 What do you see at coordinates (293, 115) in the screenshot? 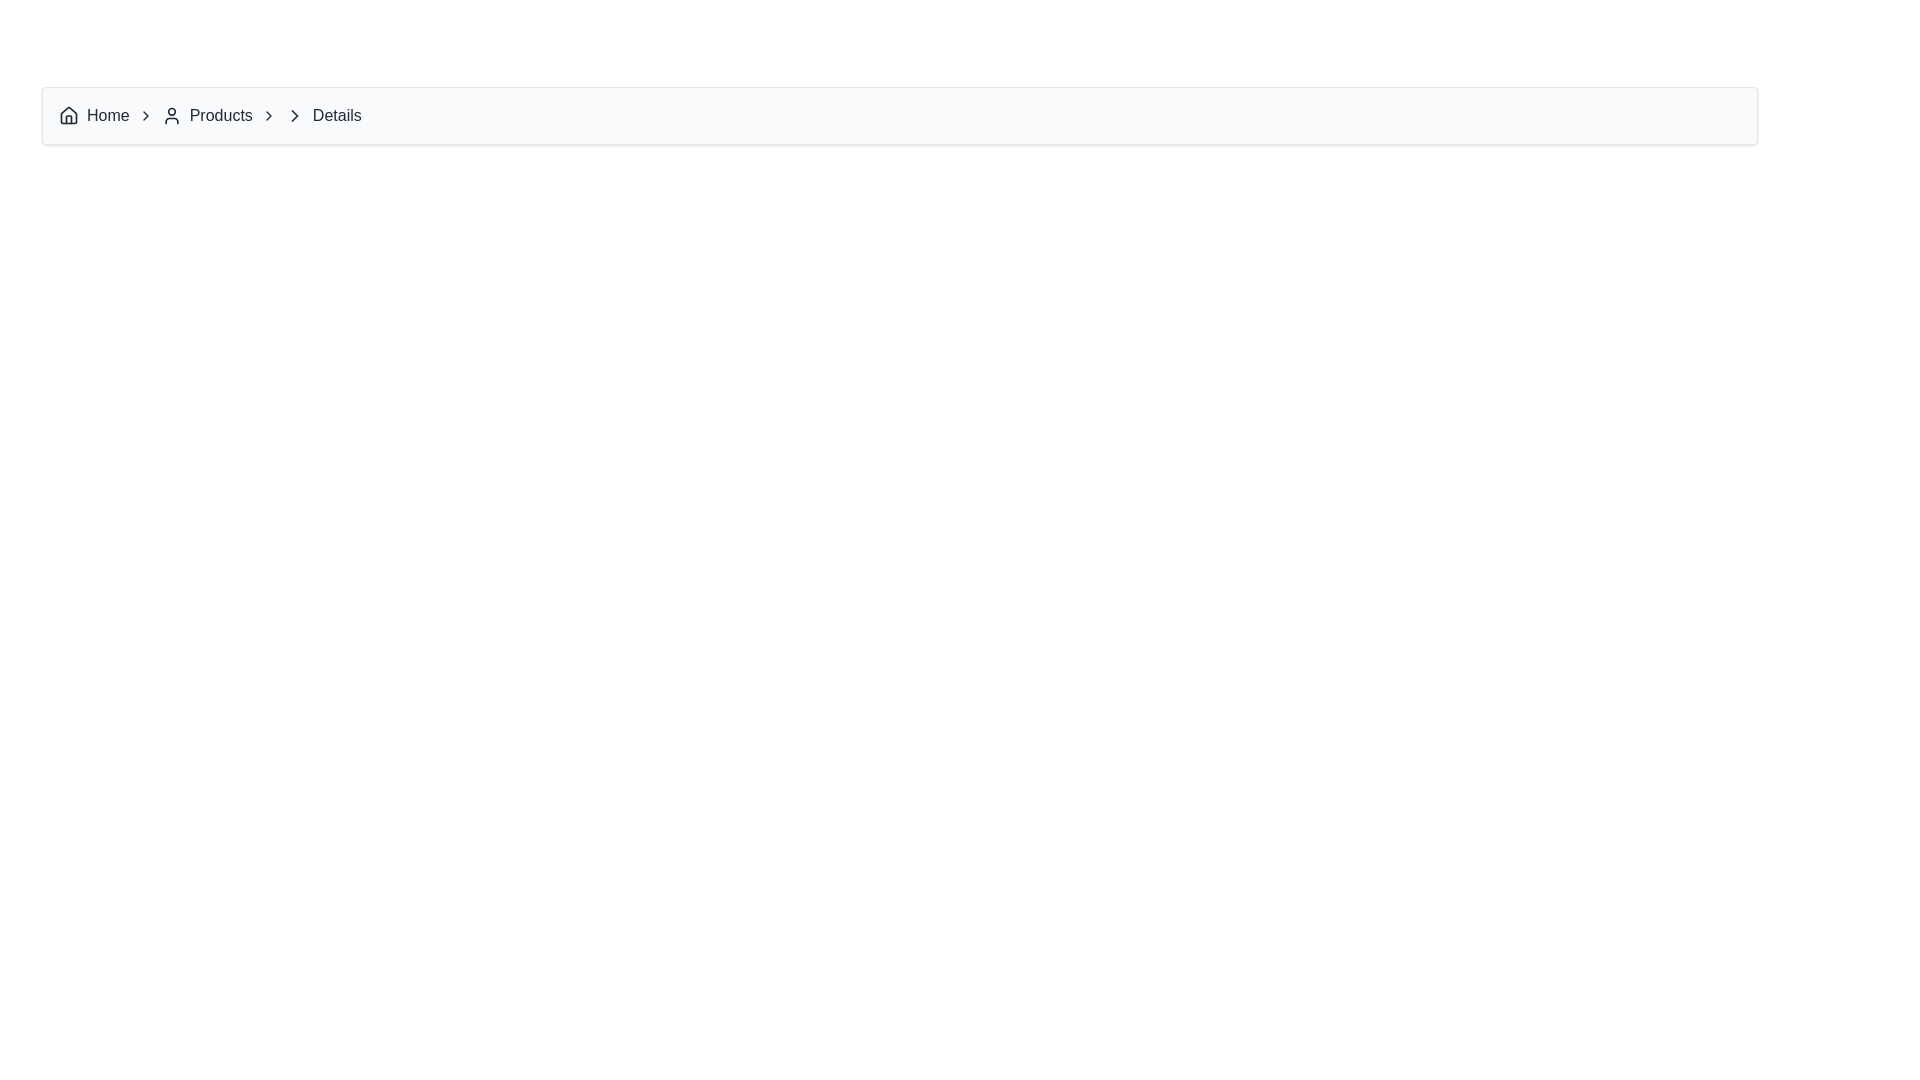
I see `the breadcrumb separator icon that visually symbolizes navigation progression between the 'Products' and 'Details' sections for navigation purposes` at bounding box center [293, 115].